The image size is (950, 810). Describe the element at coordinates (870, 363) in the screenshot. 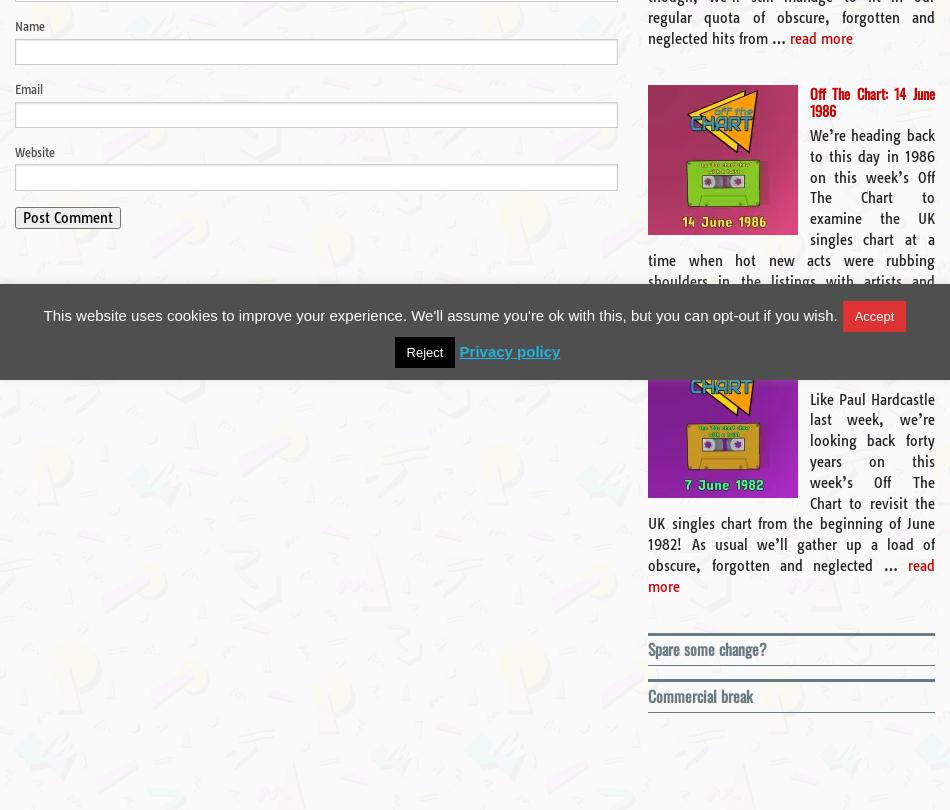

I see `'Off The Chart: 7 June 1982'` at that location.